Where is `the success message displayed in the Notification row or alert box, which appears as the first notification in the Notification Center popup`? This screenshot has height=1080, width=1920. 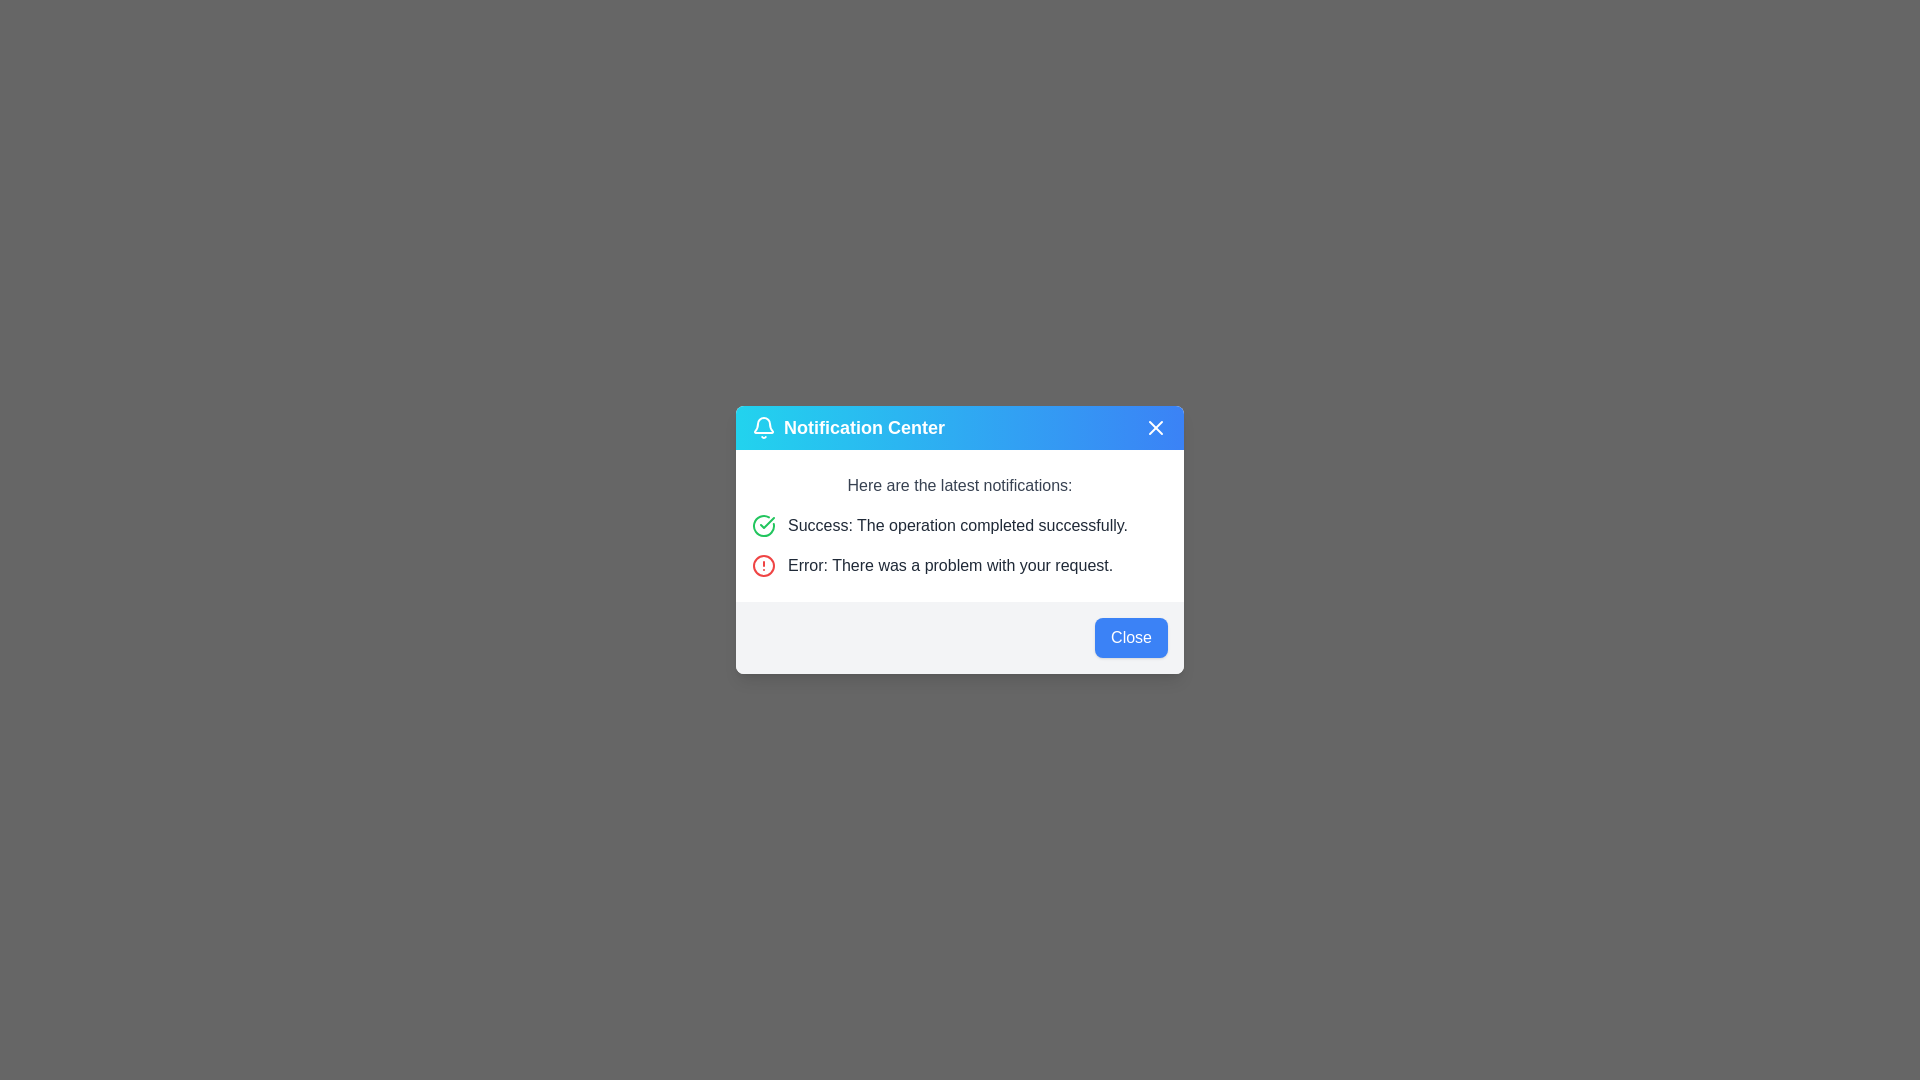
the success message displayed in the Notification row or alert box, which appears as the first notification in the Notification Center popup is located at coordinates (960, 524).